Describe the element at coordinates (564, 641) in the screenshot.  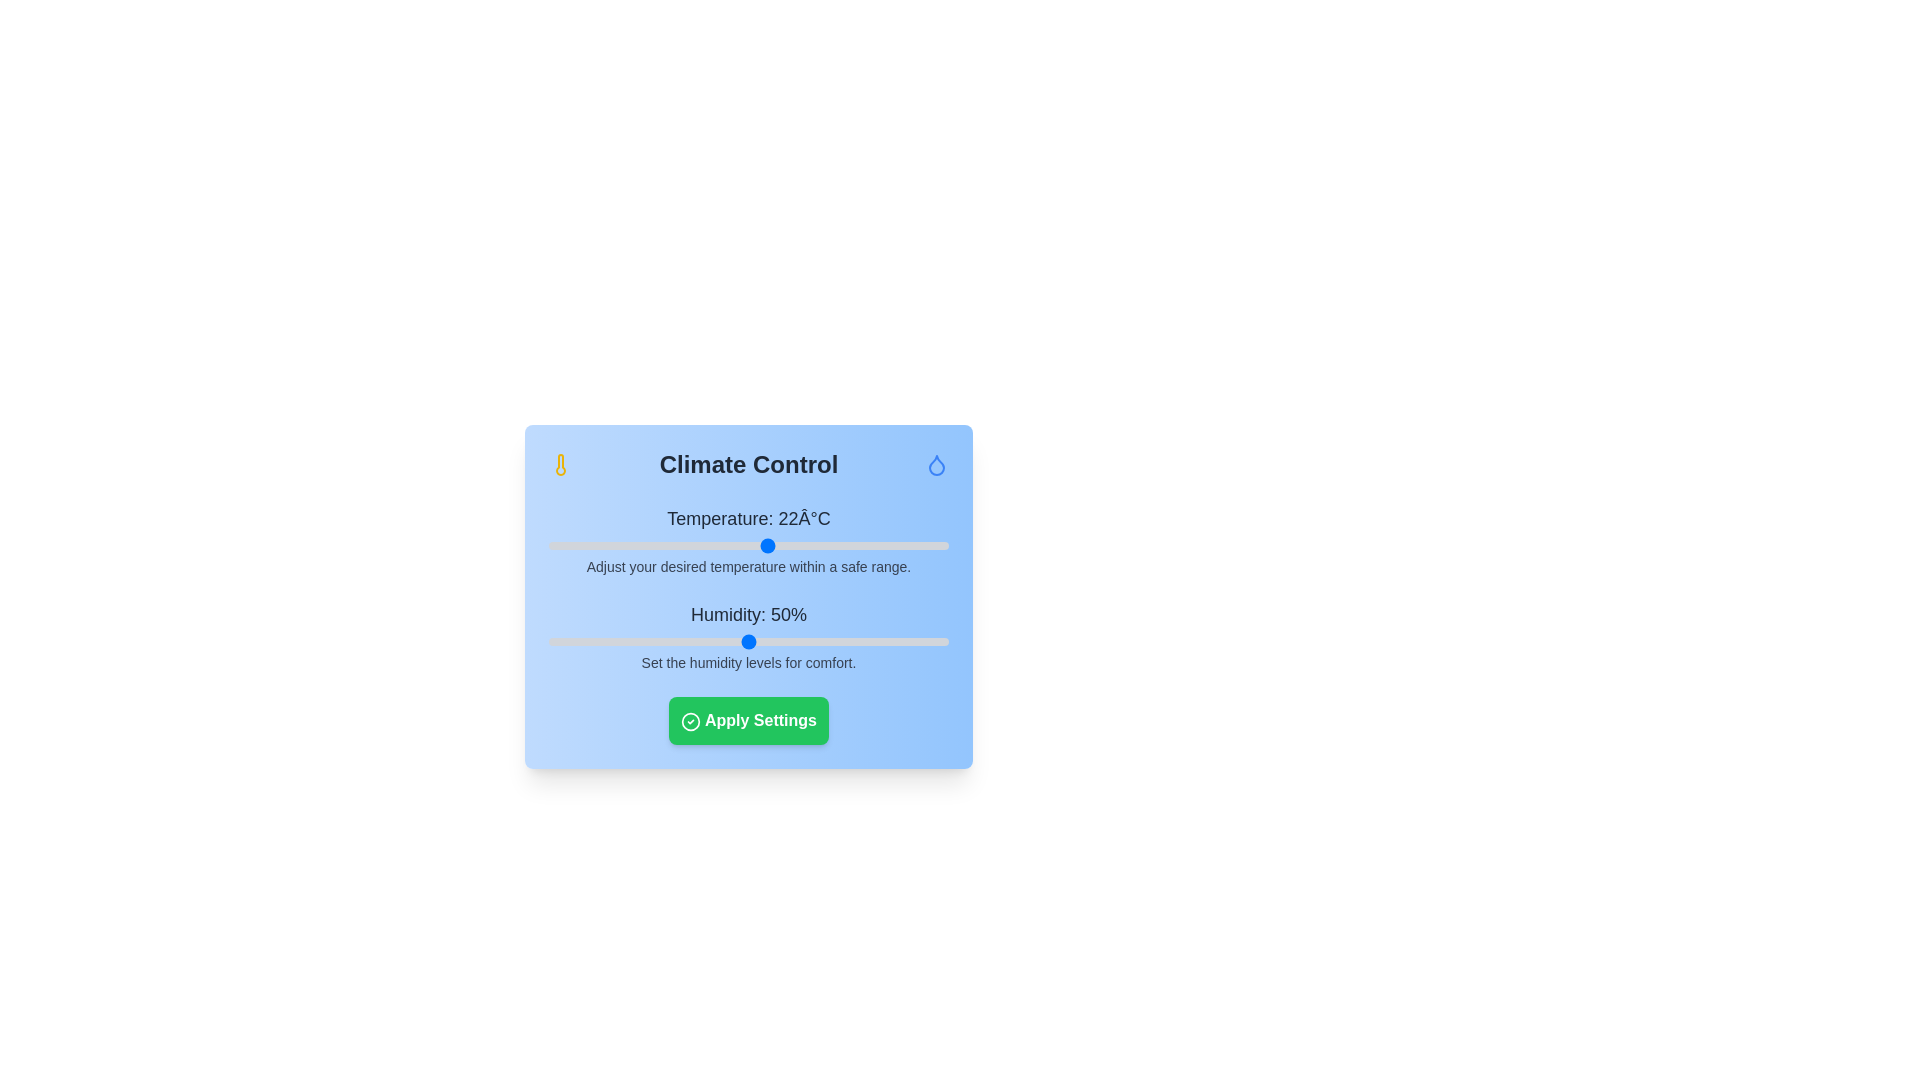
I see `the humidity` at that location.